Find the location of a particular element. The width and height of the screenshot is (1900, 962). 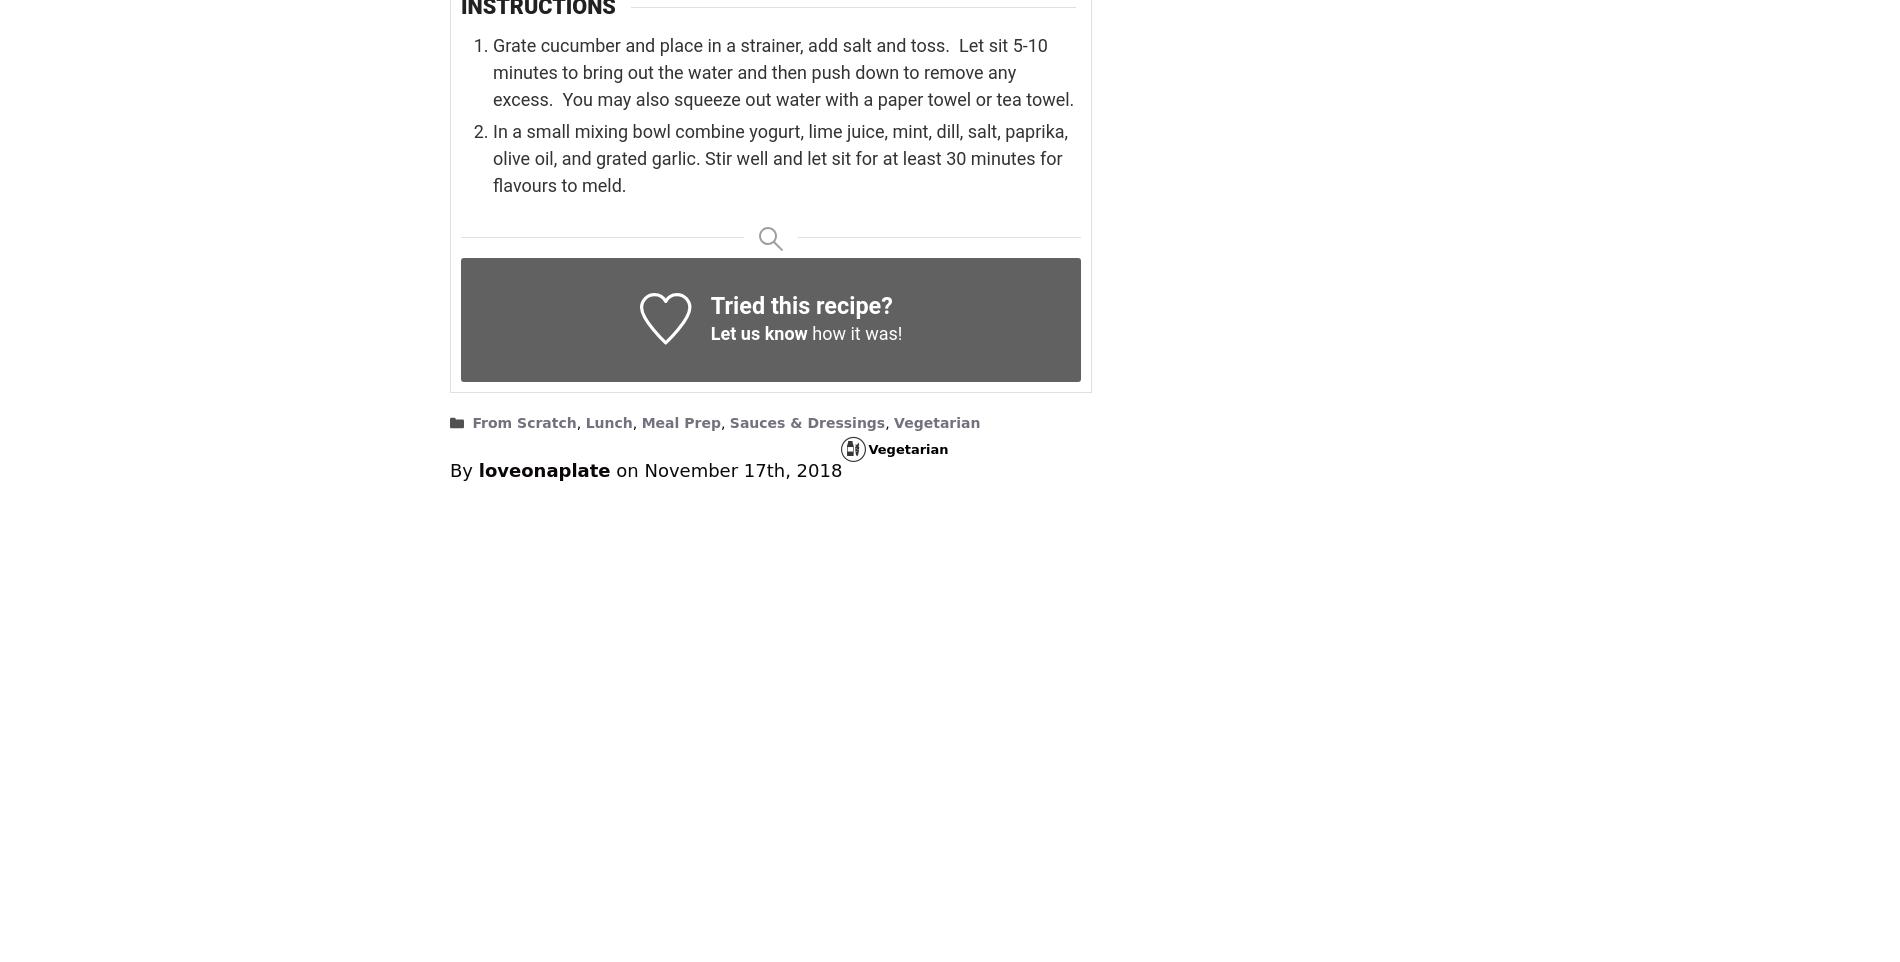

'Let us know' is located at coordinates (757, 331).